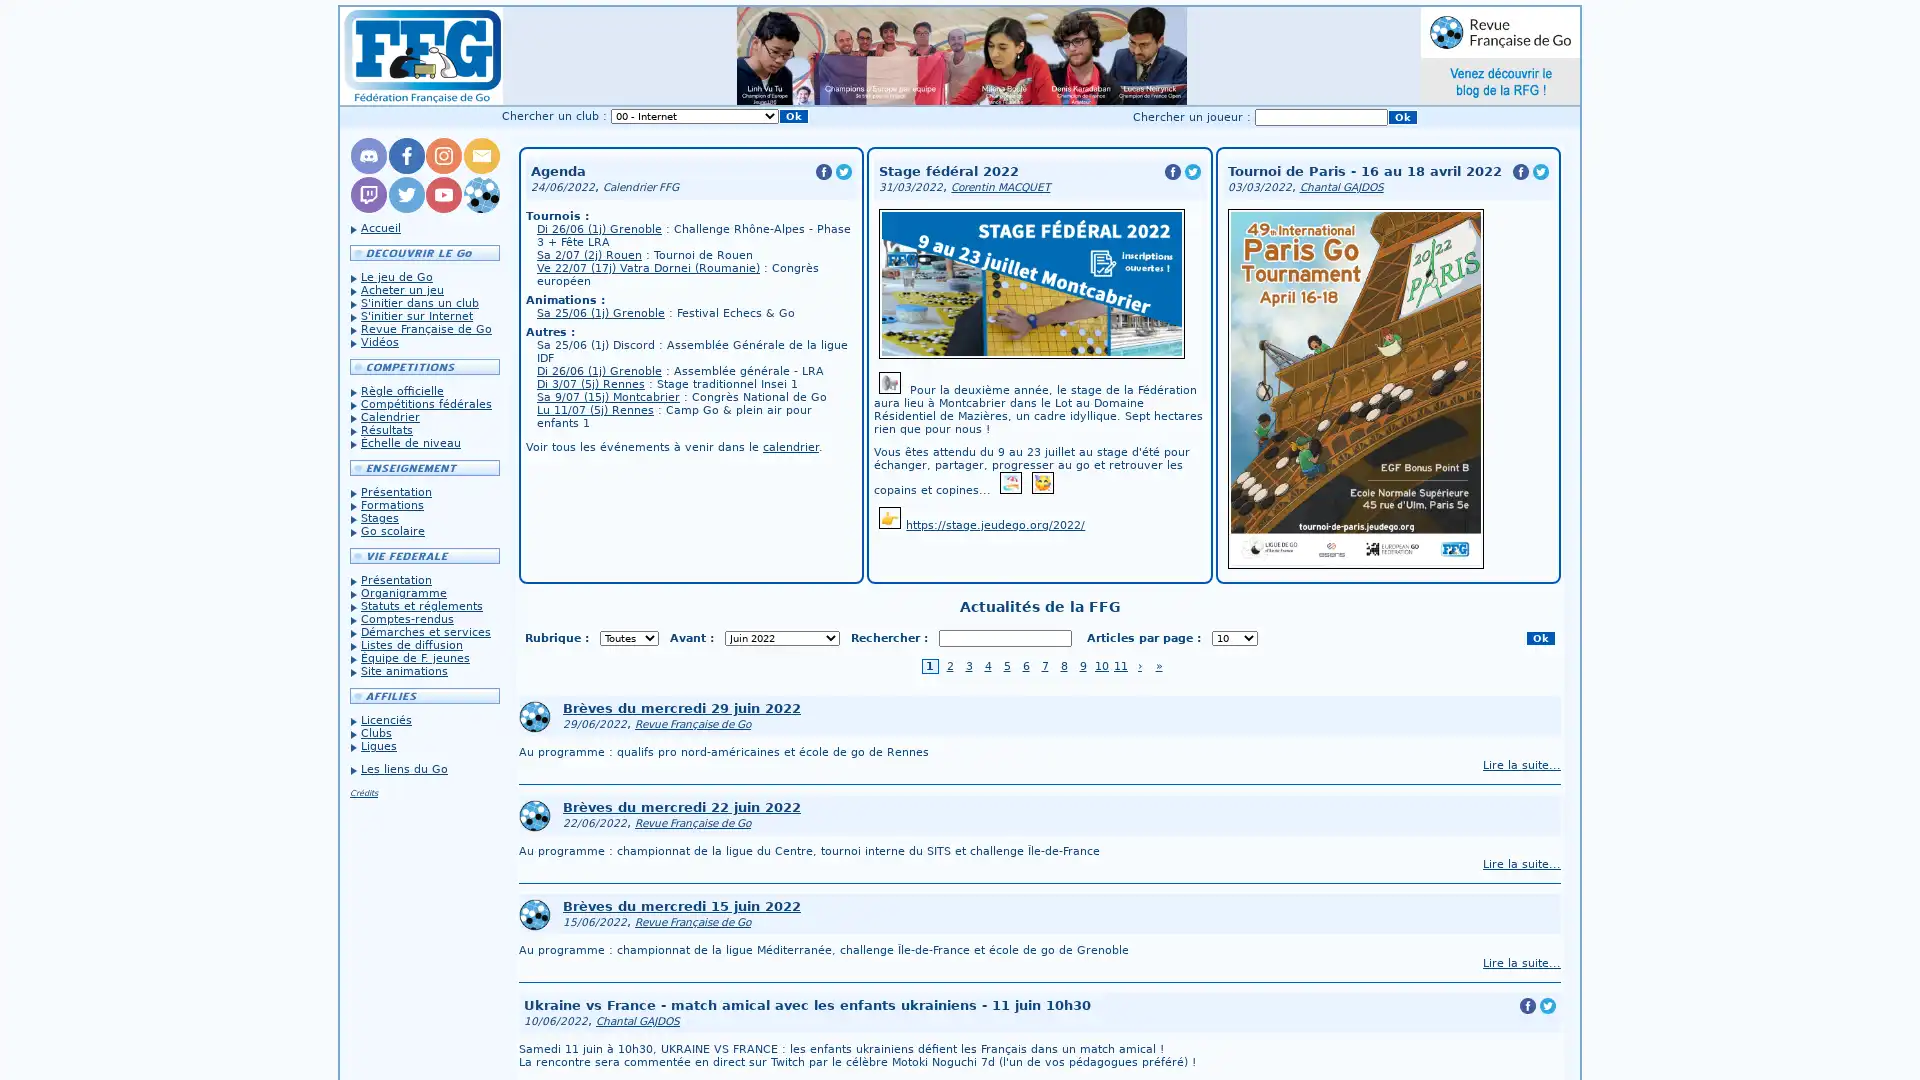 This screenshot has width=1920, height=1080. What do you see at coordinates (792, 116) in the screenshot?
I see `Ok` at bounding box center [792, 116].